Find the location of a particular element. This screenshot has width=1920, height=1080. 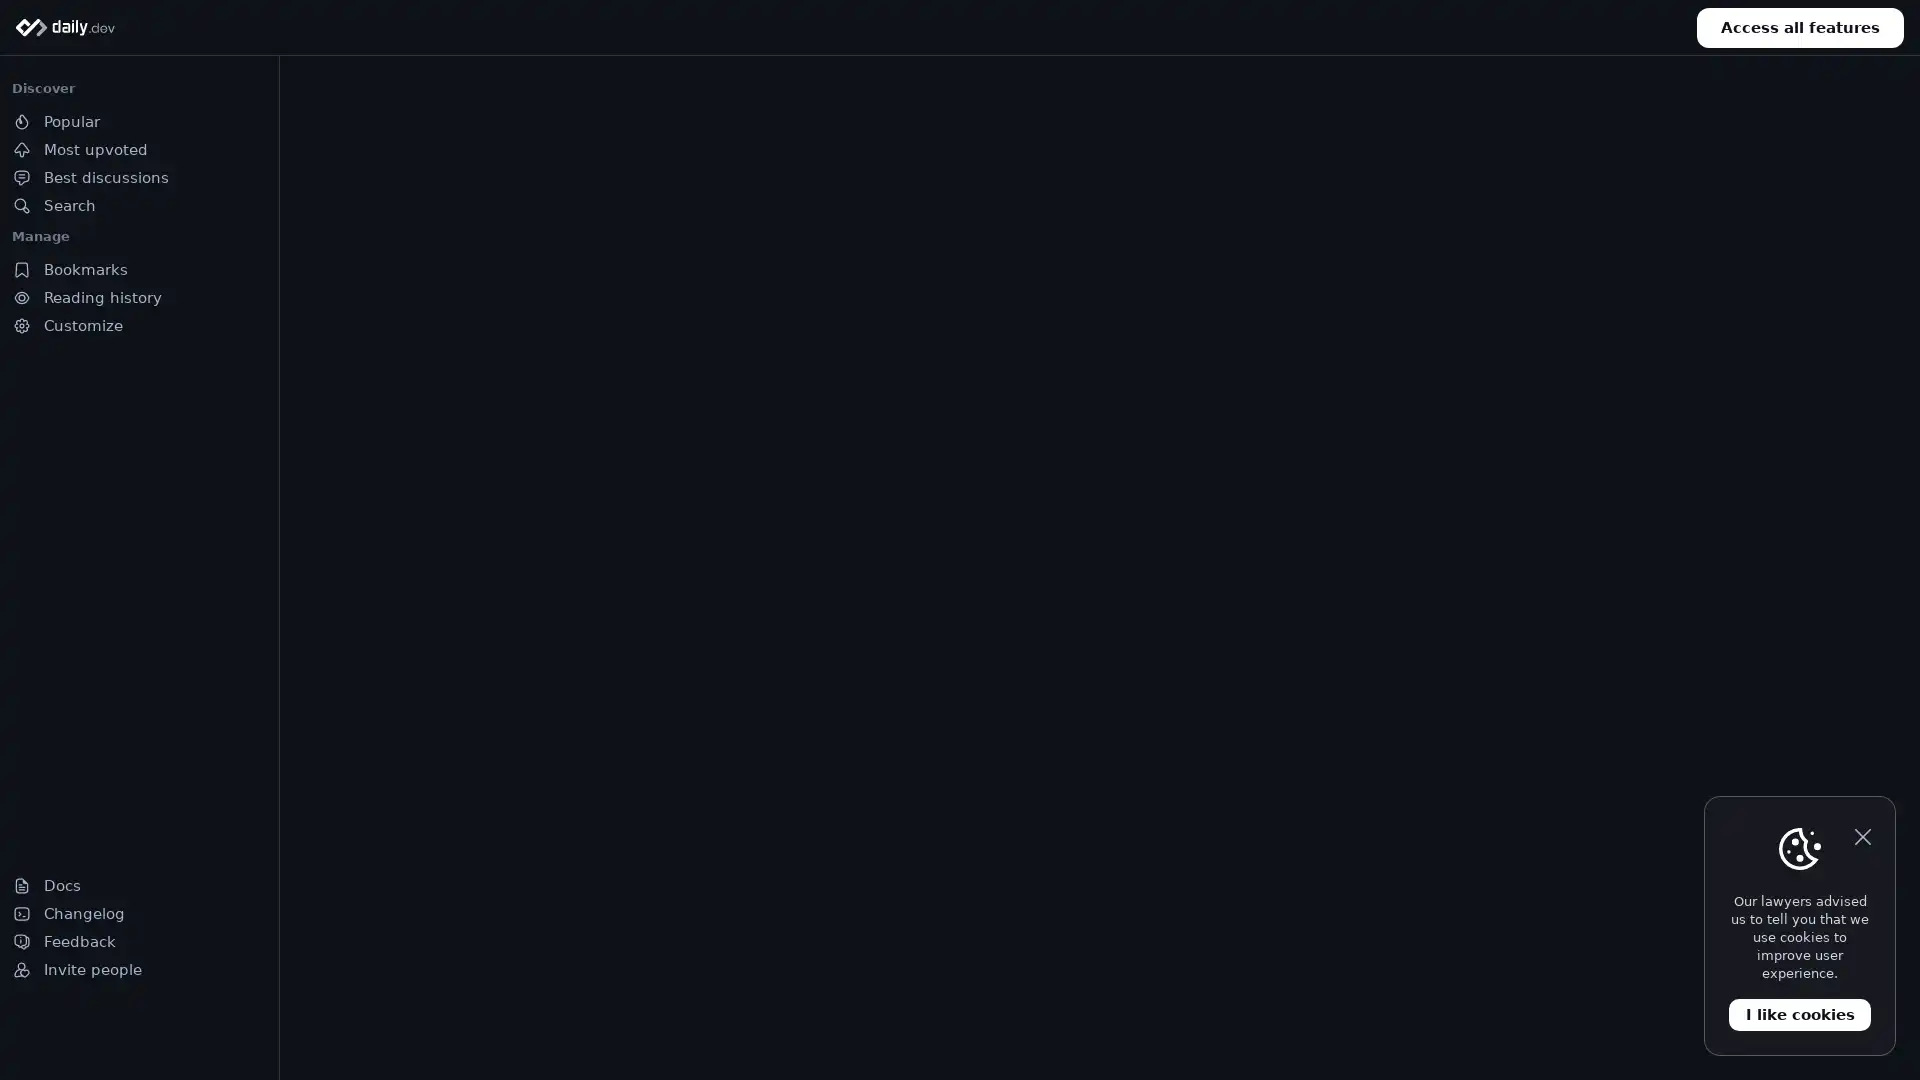

Options is located at coordinates (1048, 648).